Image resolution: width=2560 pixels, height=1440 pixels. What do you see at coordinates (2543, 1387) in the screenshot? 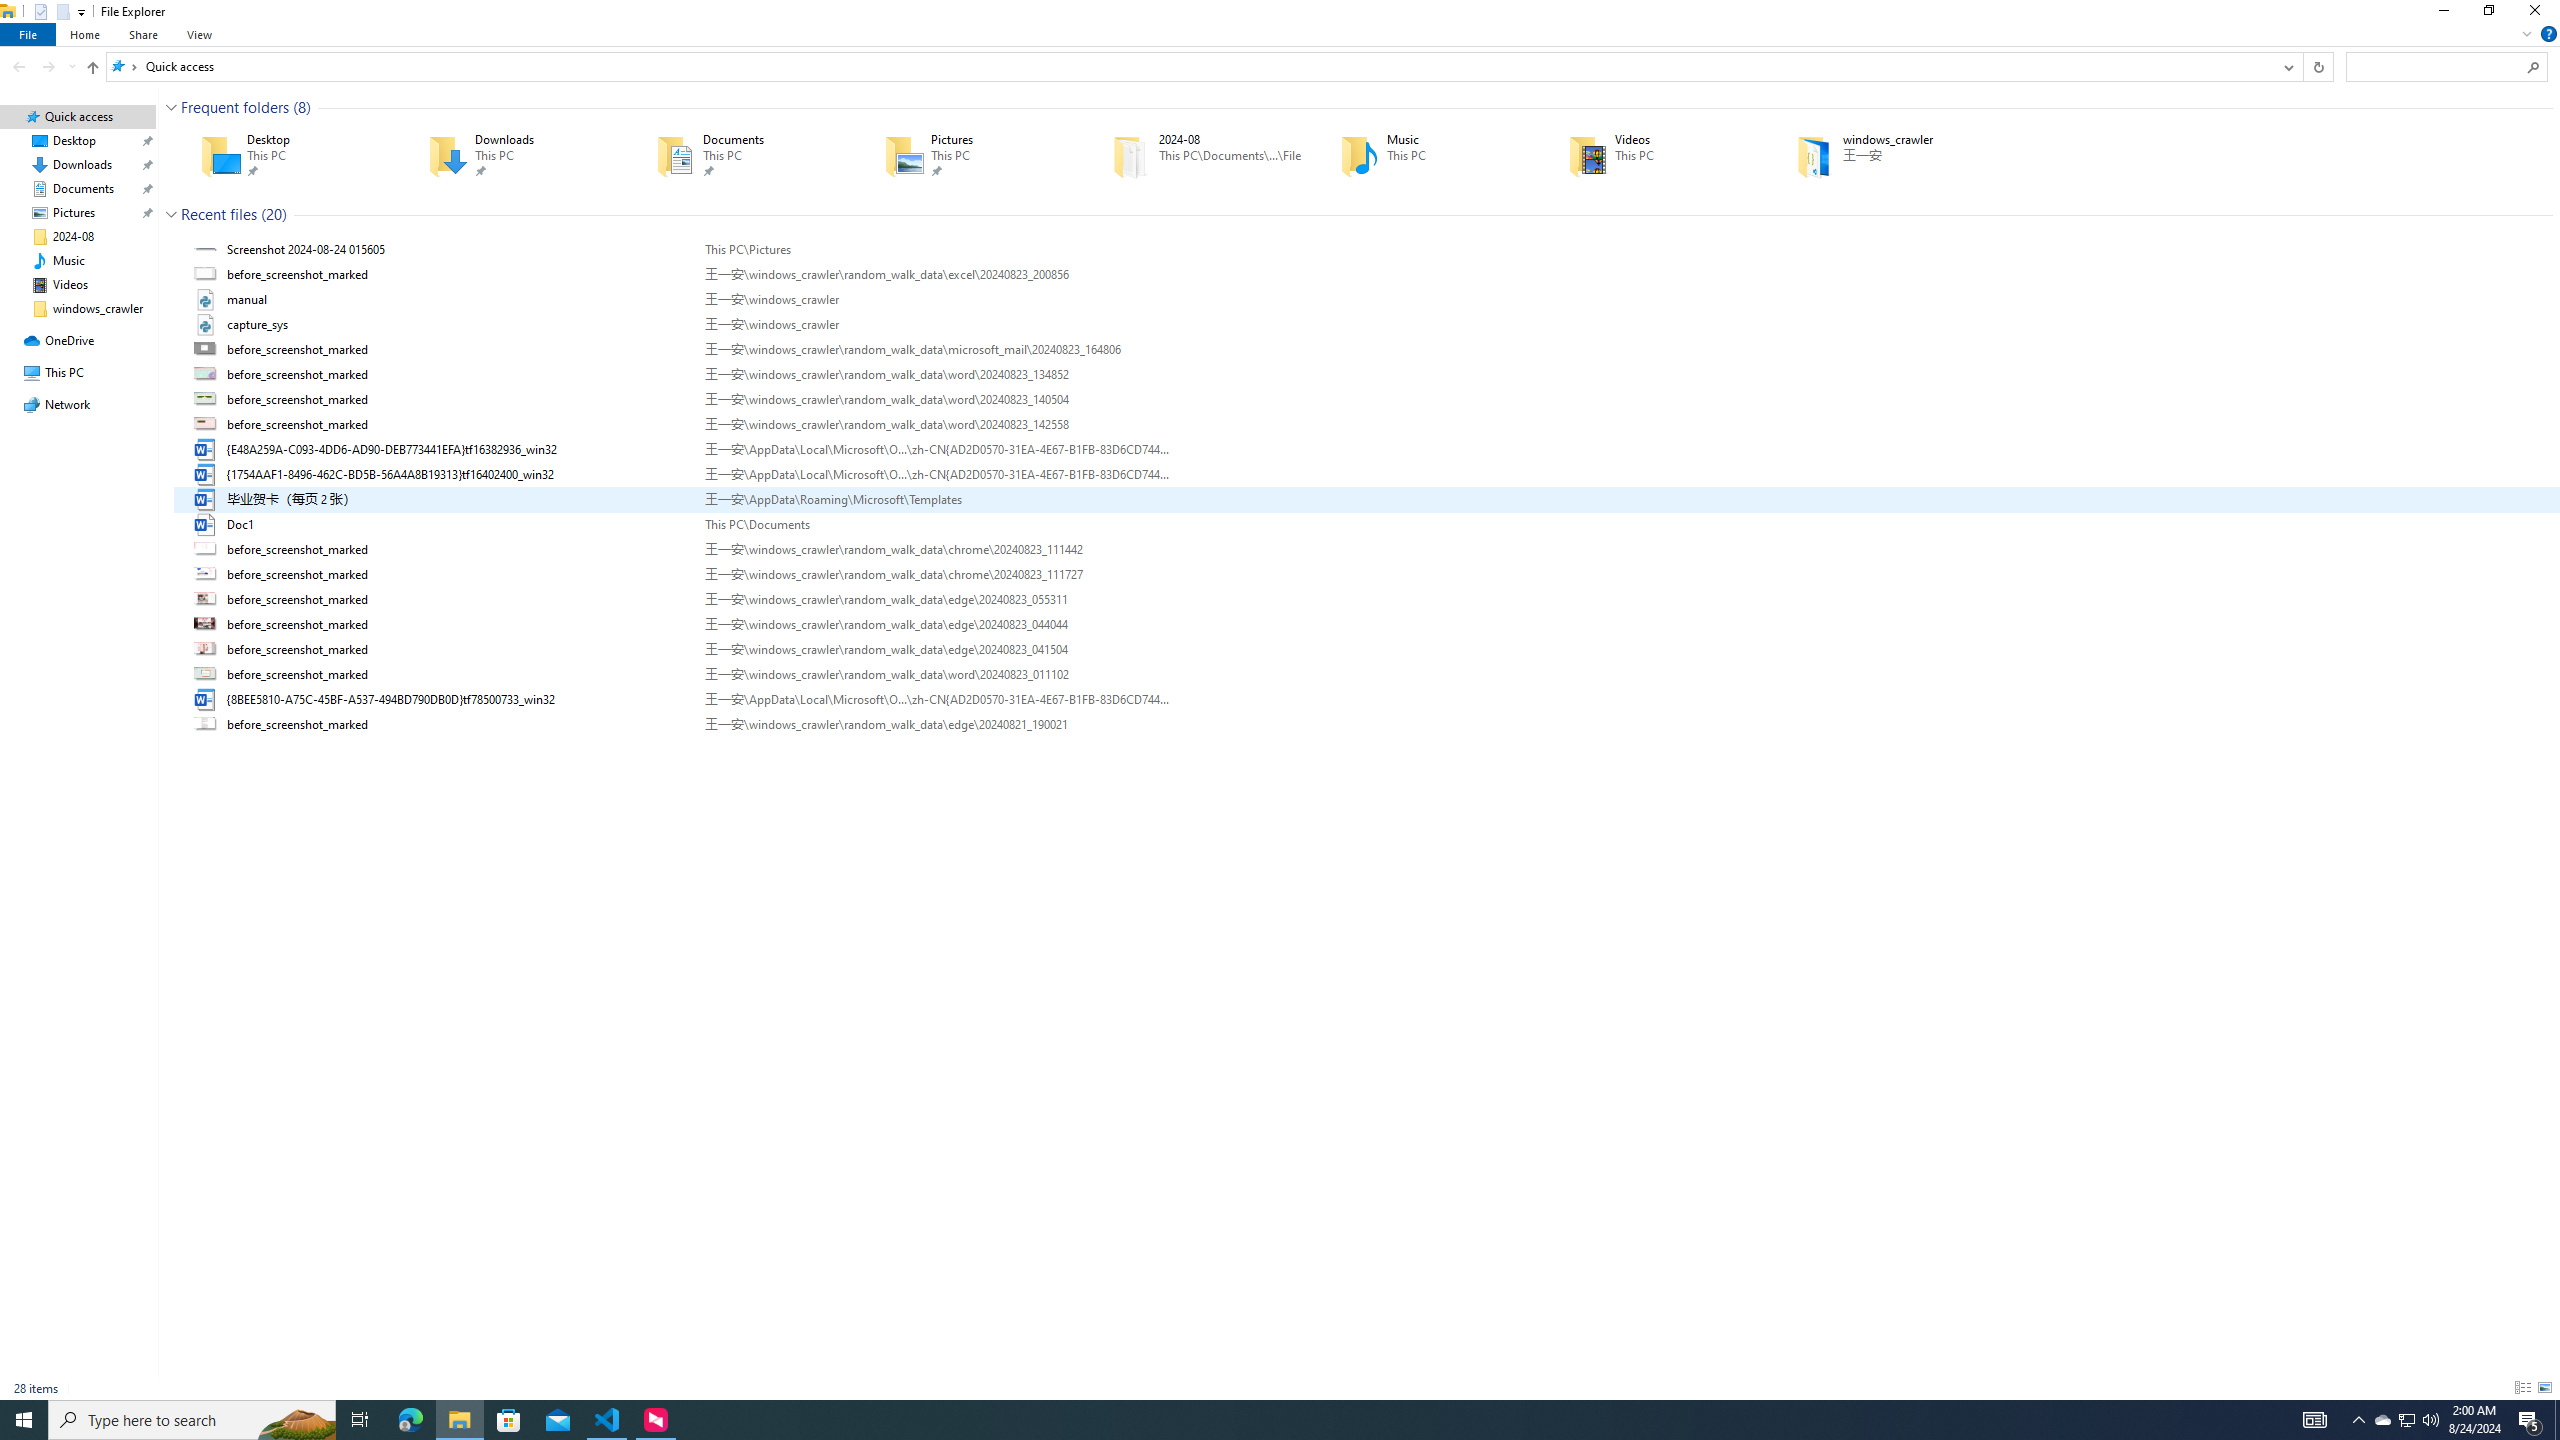
I see `'Large Icons'` at bounding box center [2543, 1387].